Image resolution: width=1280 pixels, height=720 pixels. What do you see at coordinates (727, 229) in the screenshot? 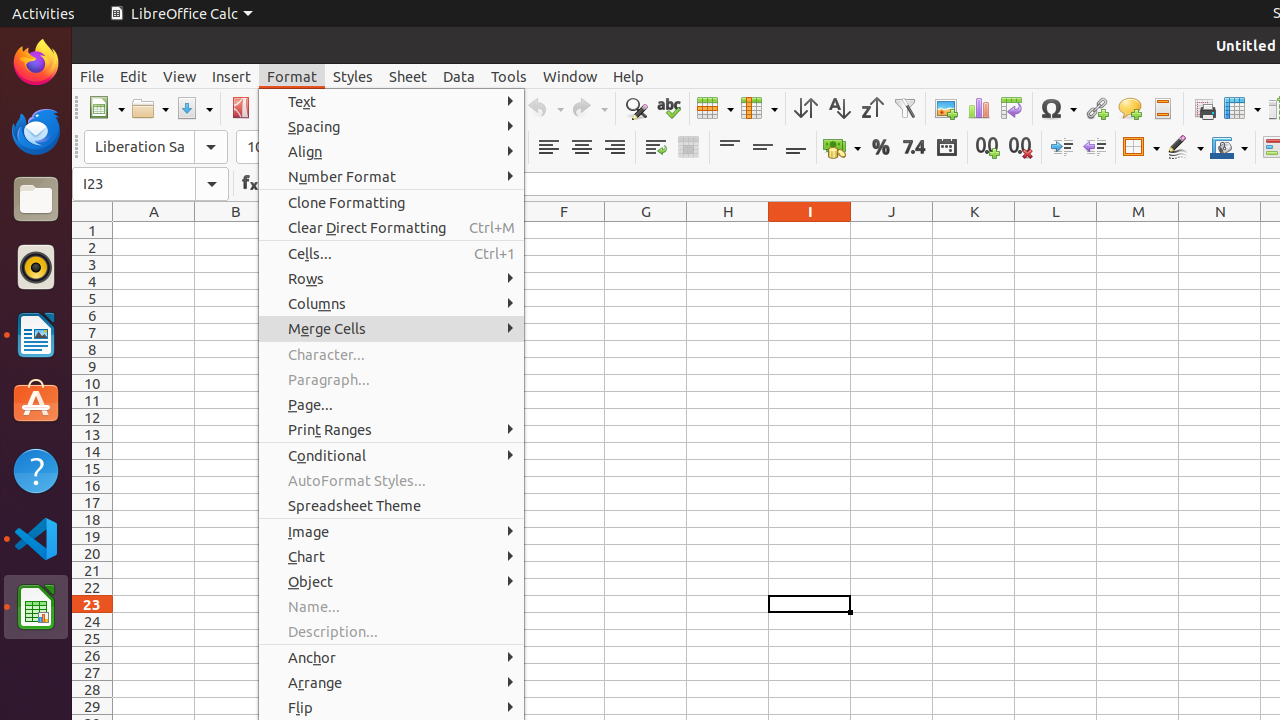
I see `'H1'` at bounding box center [727, 229].